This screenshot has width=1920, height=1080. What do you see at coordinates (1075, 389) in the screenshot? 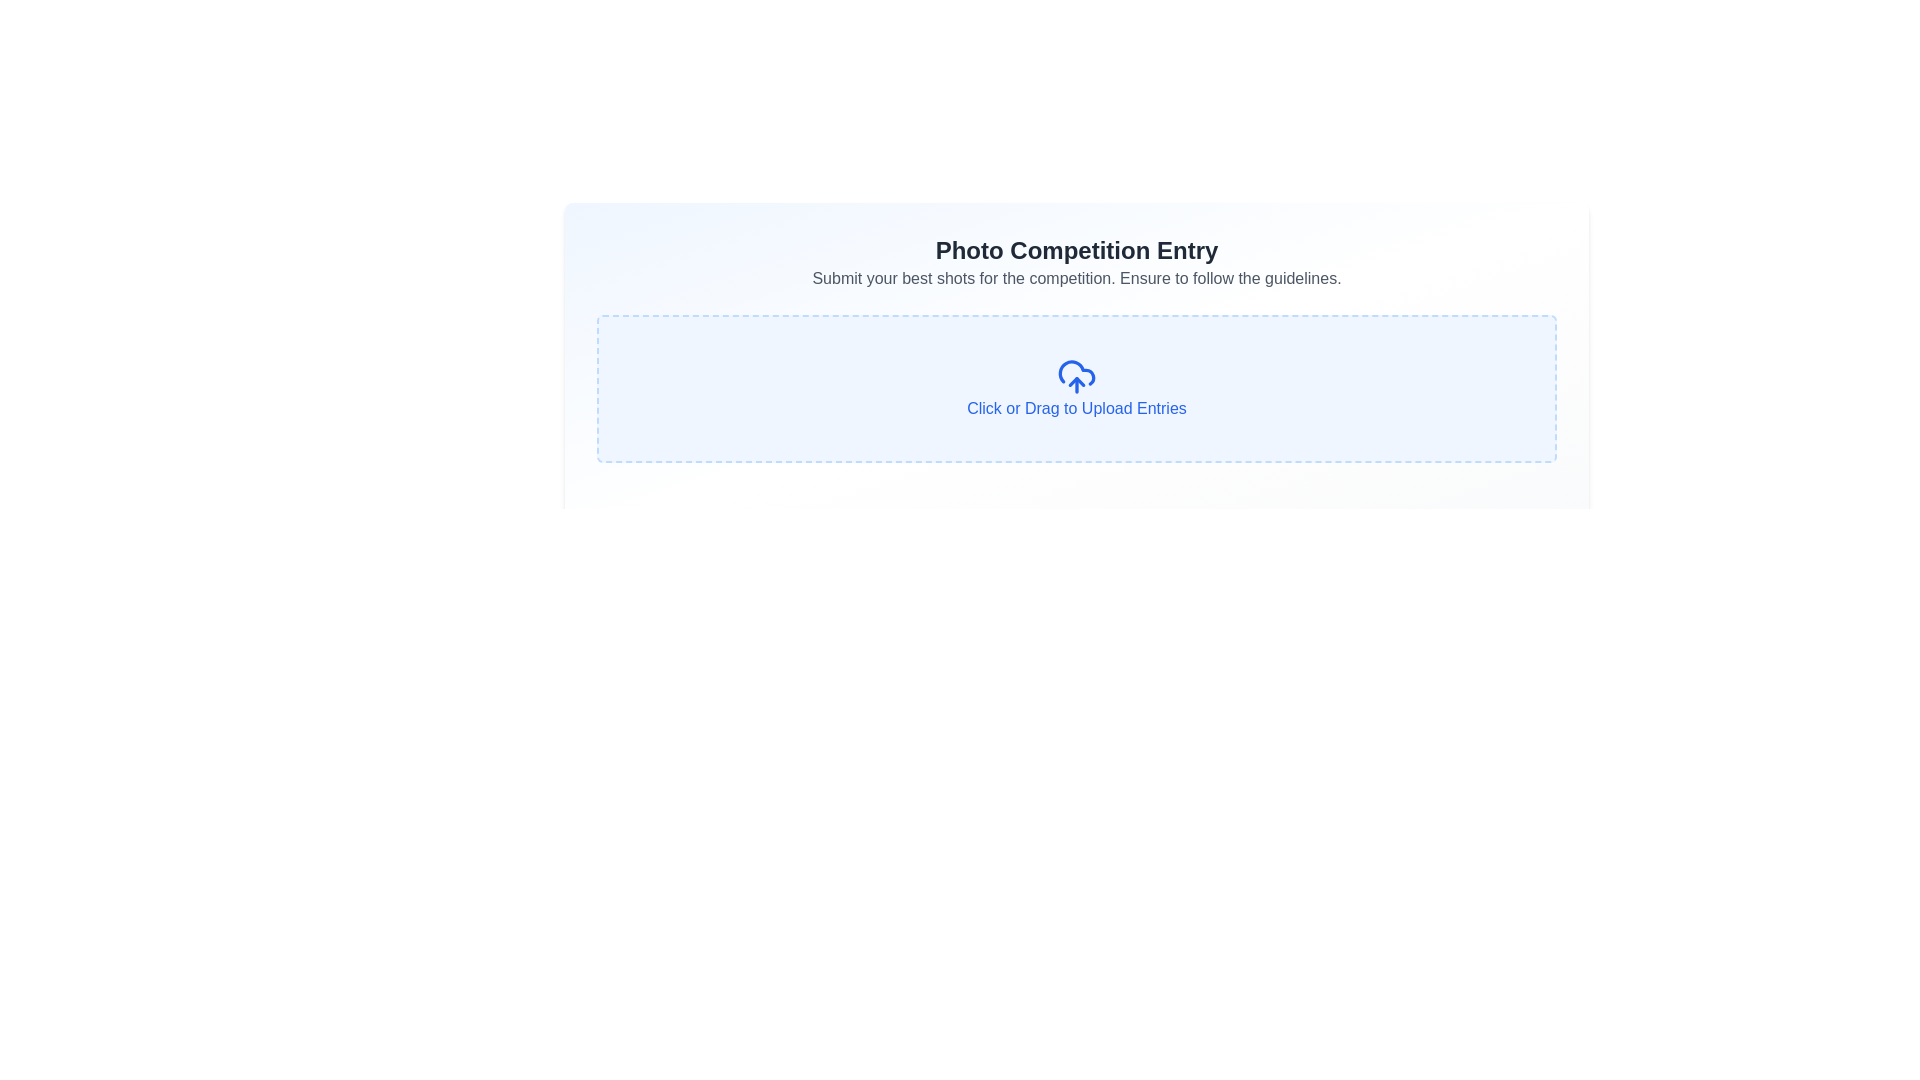
I see `the centrally located file upload area, which is below the text 'Submit your best shots for the competition.'` at bounding box center [1075, 389].